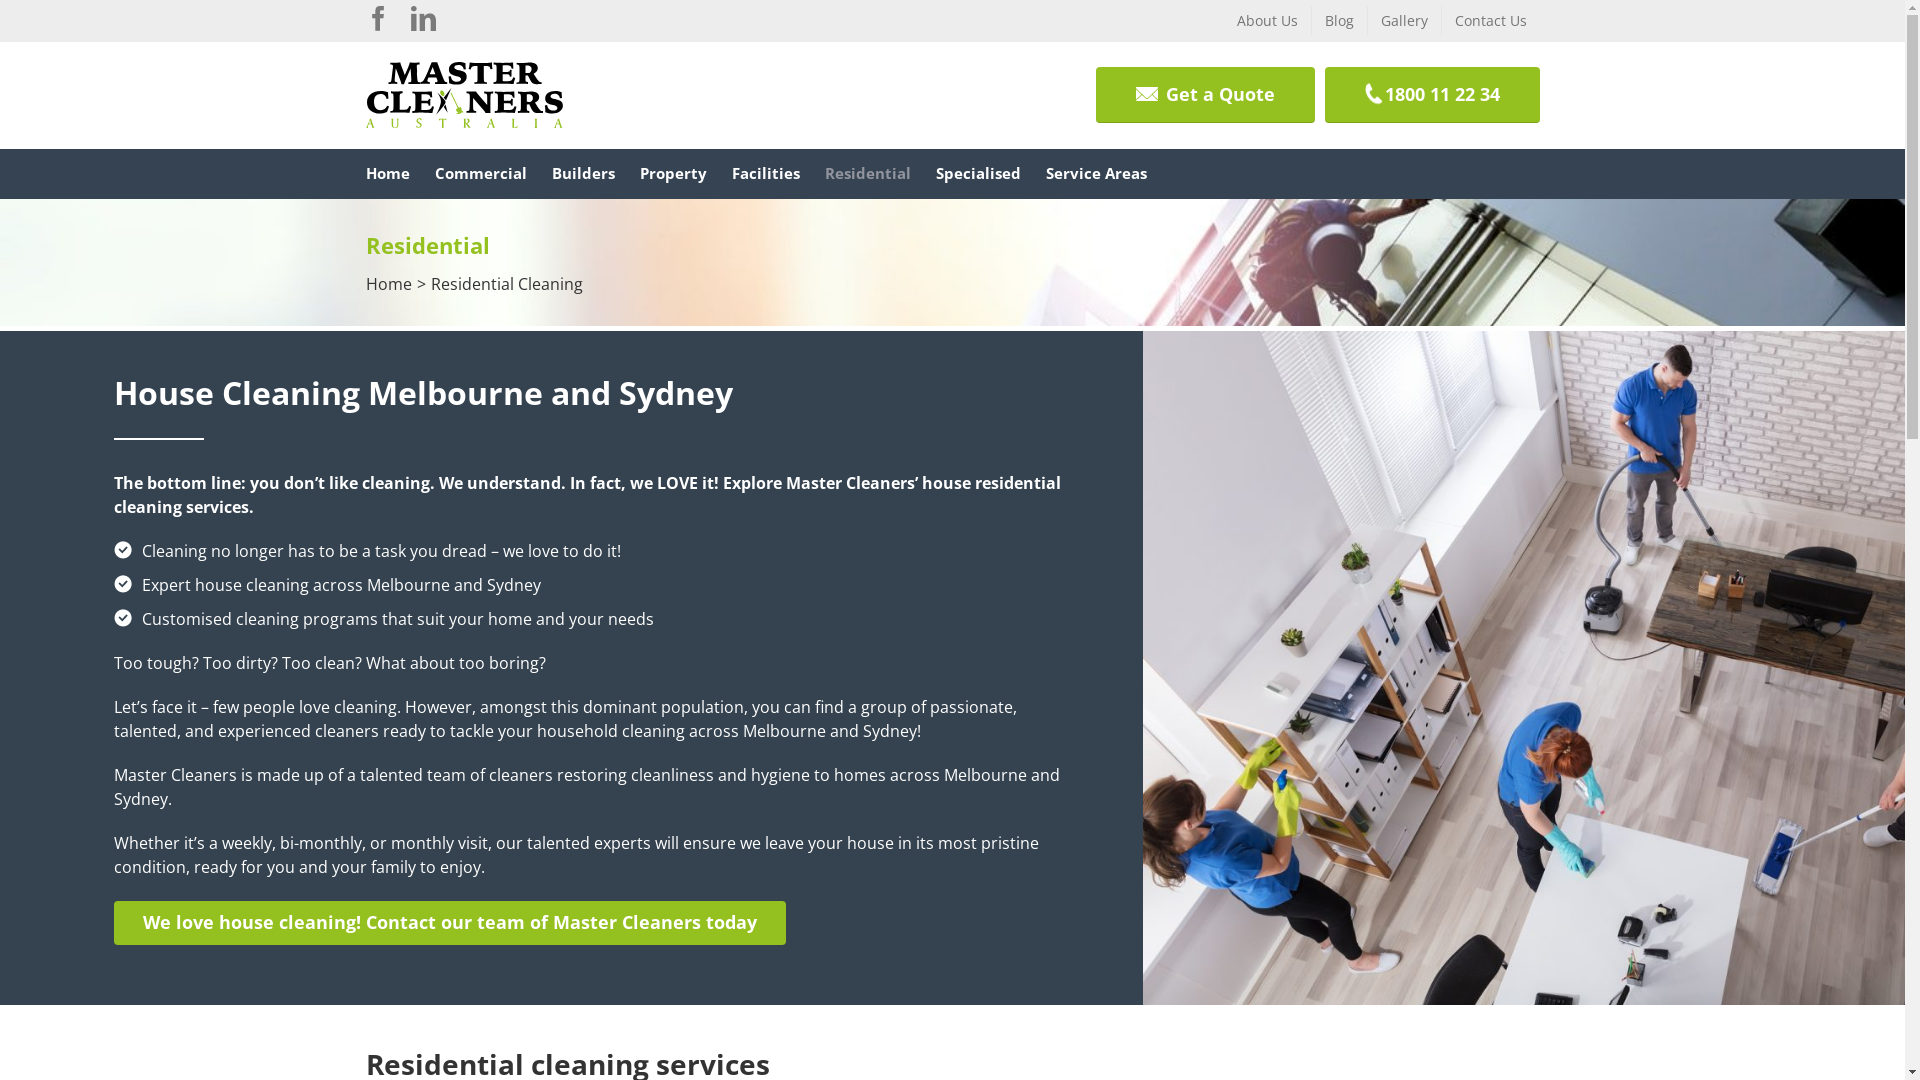 The height and width of the screenshot is (1080, 1920). I want to click on 'Service Areas', so click(1095, 172).